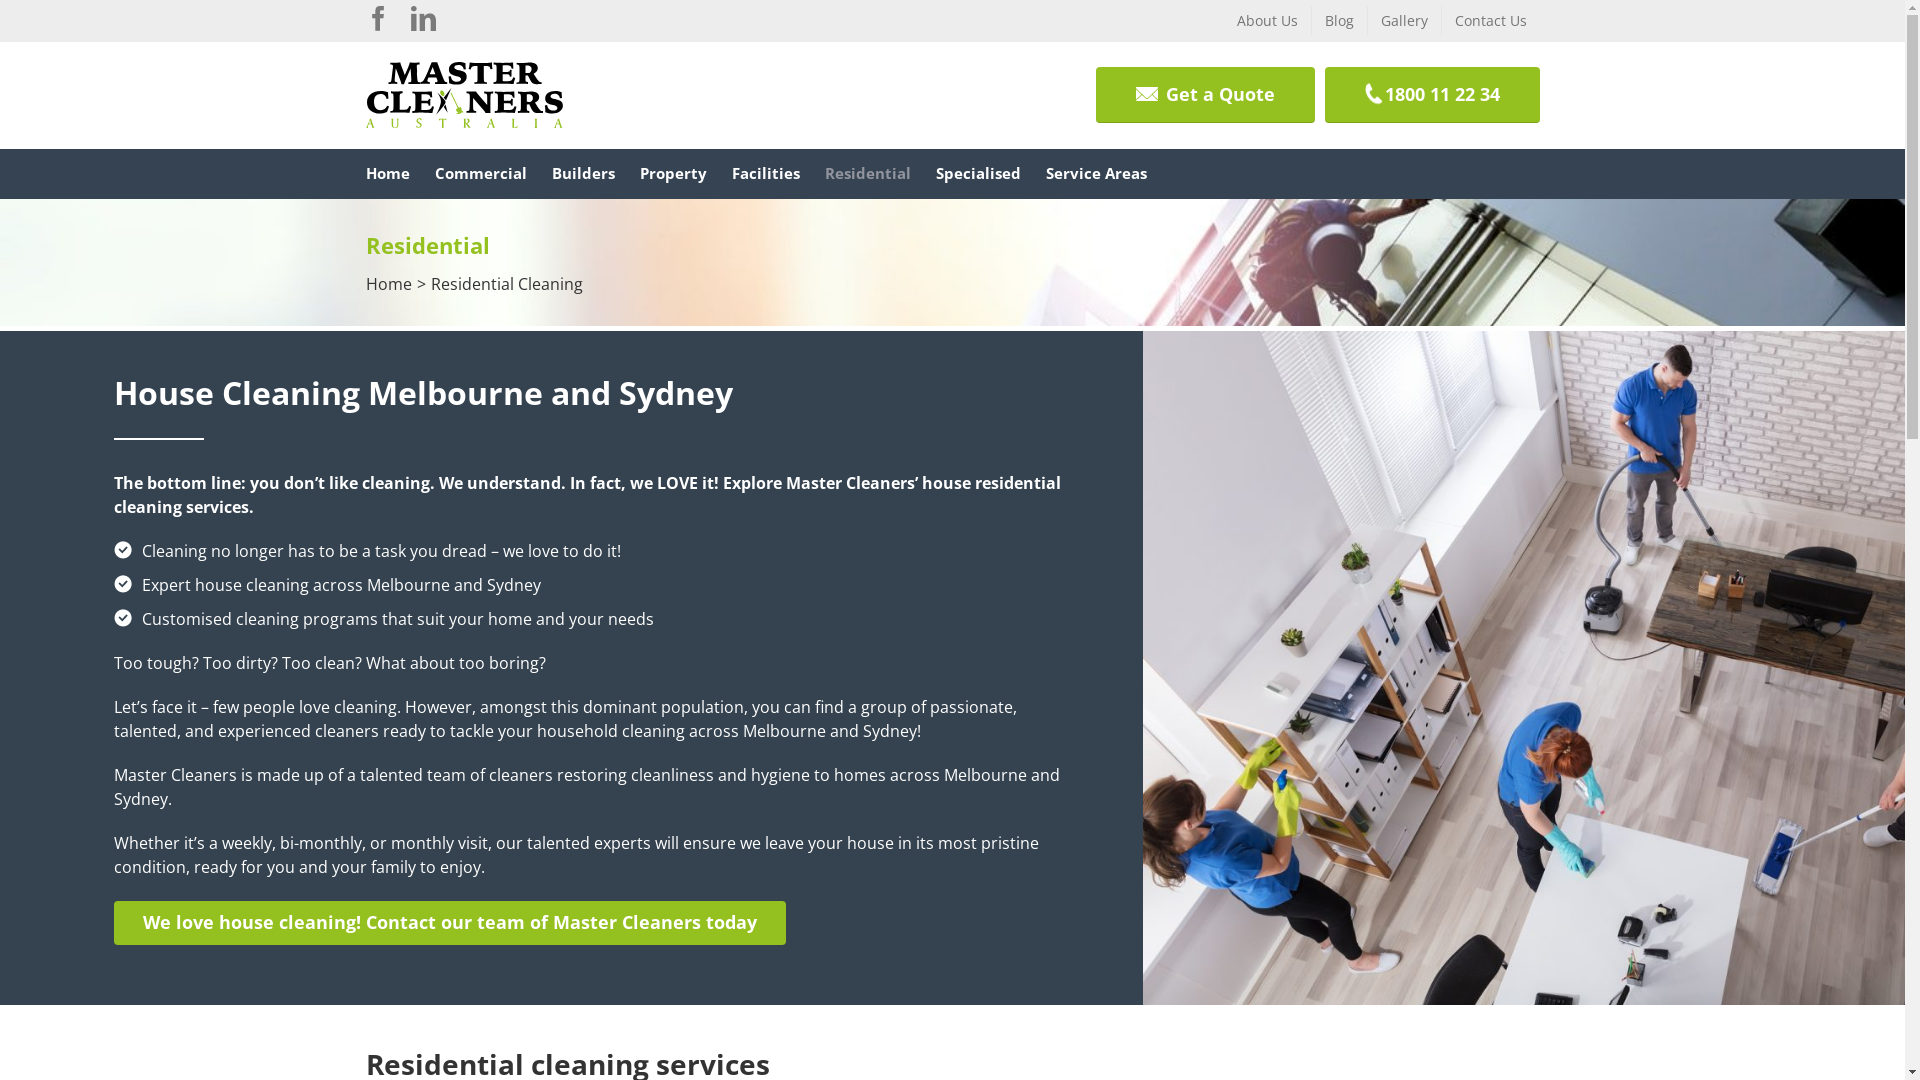 The height and width of the screenshot is (1080, 1920). I want to click on 'Service Areas', so click(1095, 172).